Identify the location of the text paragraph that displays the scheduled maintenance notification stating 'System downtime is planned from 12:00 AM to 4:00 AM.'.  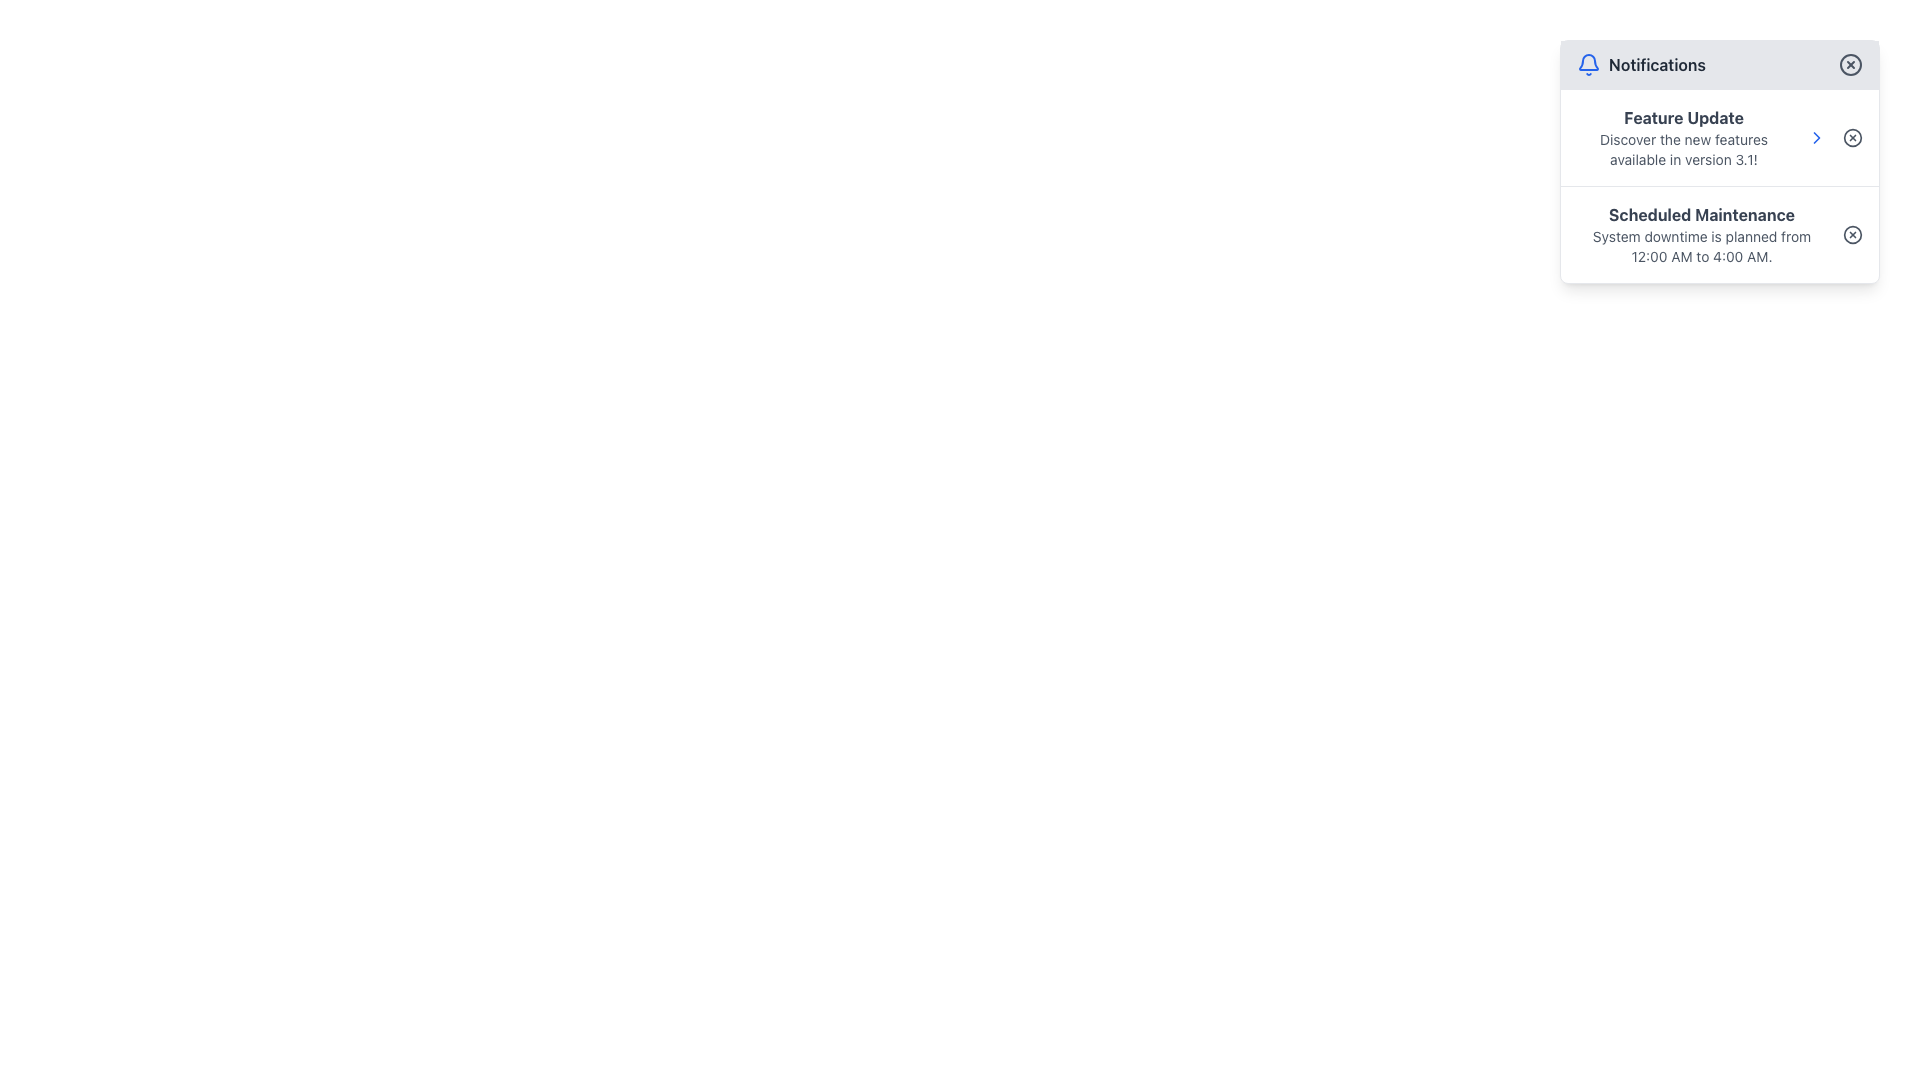
(1701, 245).